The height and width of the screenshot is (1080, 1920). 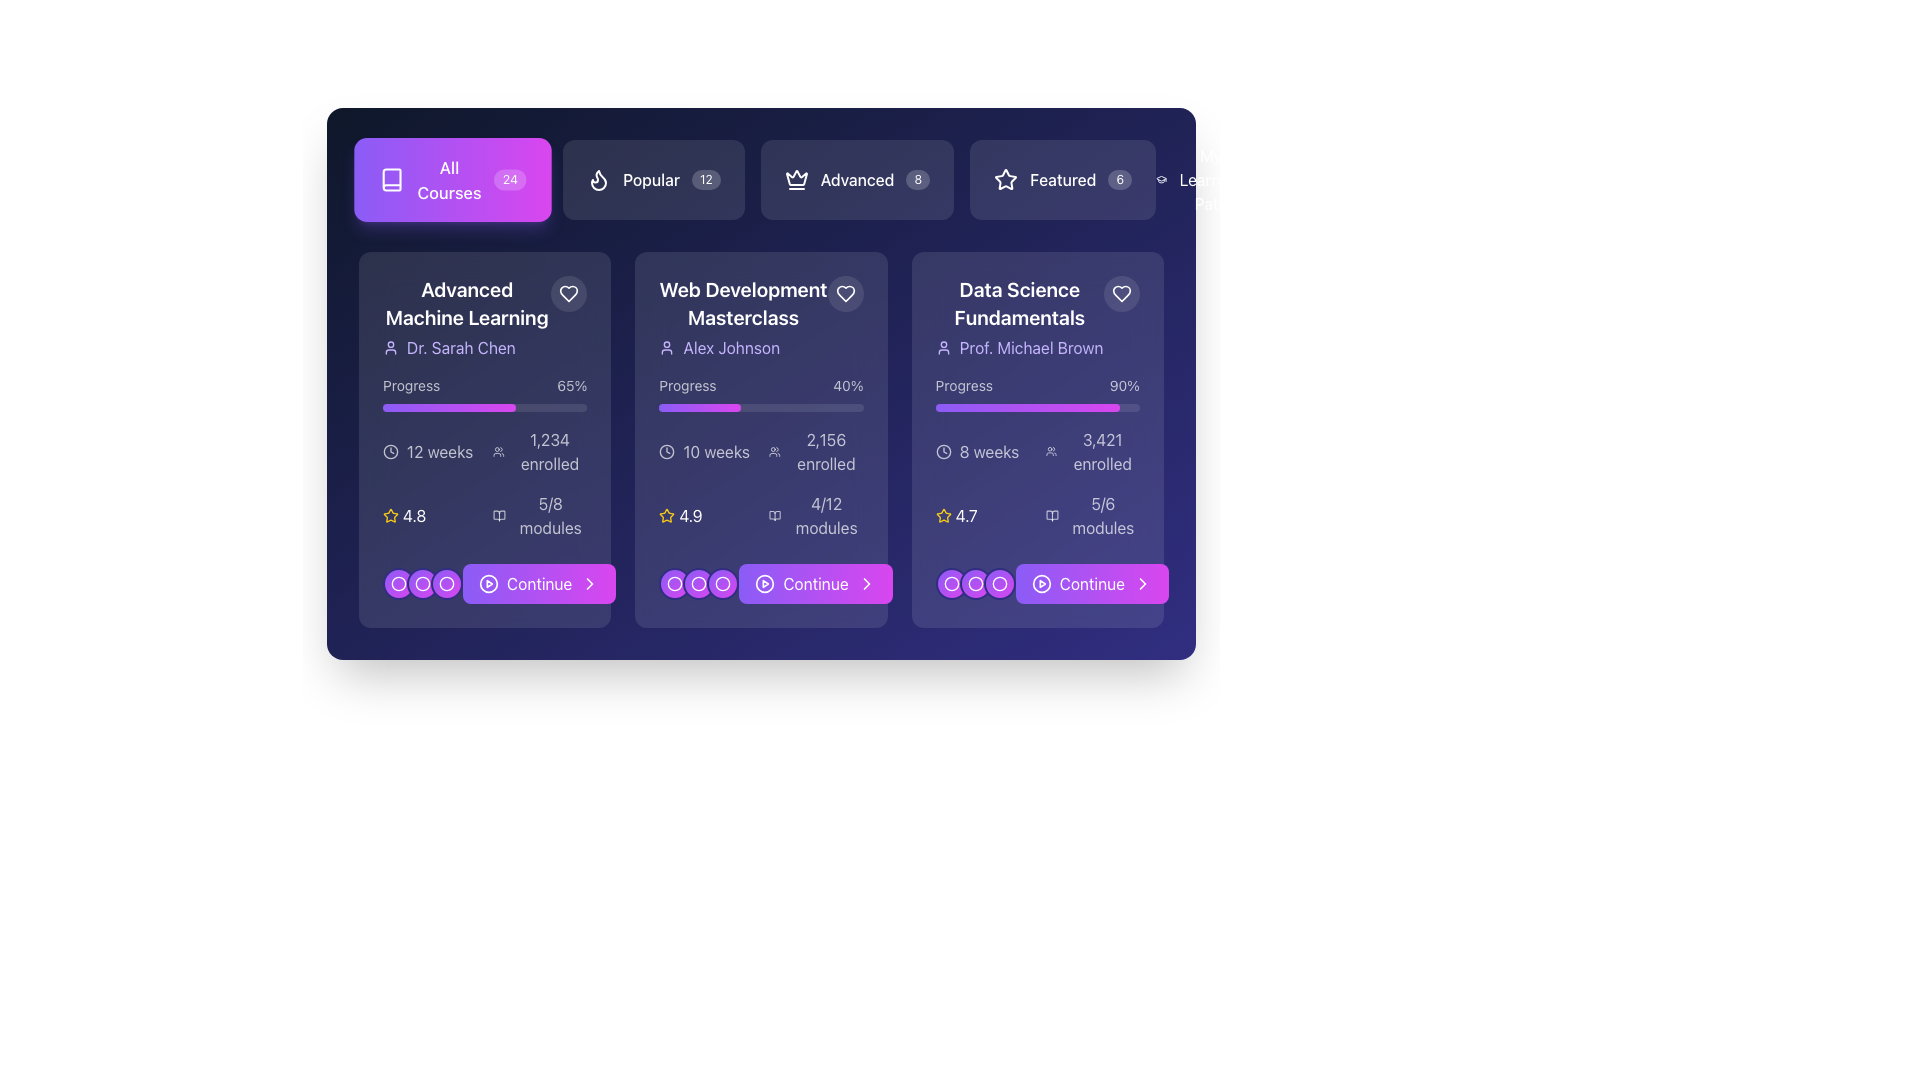 I want to click on the progress visually on the progress bar located in the first course card (Advanced Machine Learning), which is beneath the 'Progress' label and above the course details, so click(x=485, y=407).